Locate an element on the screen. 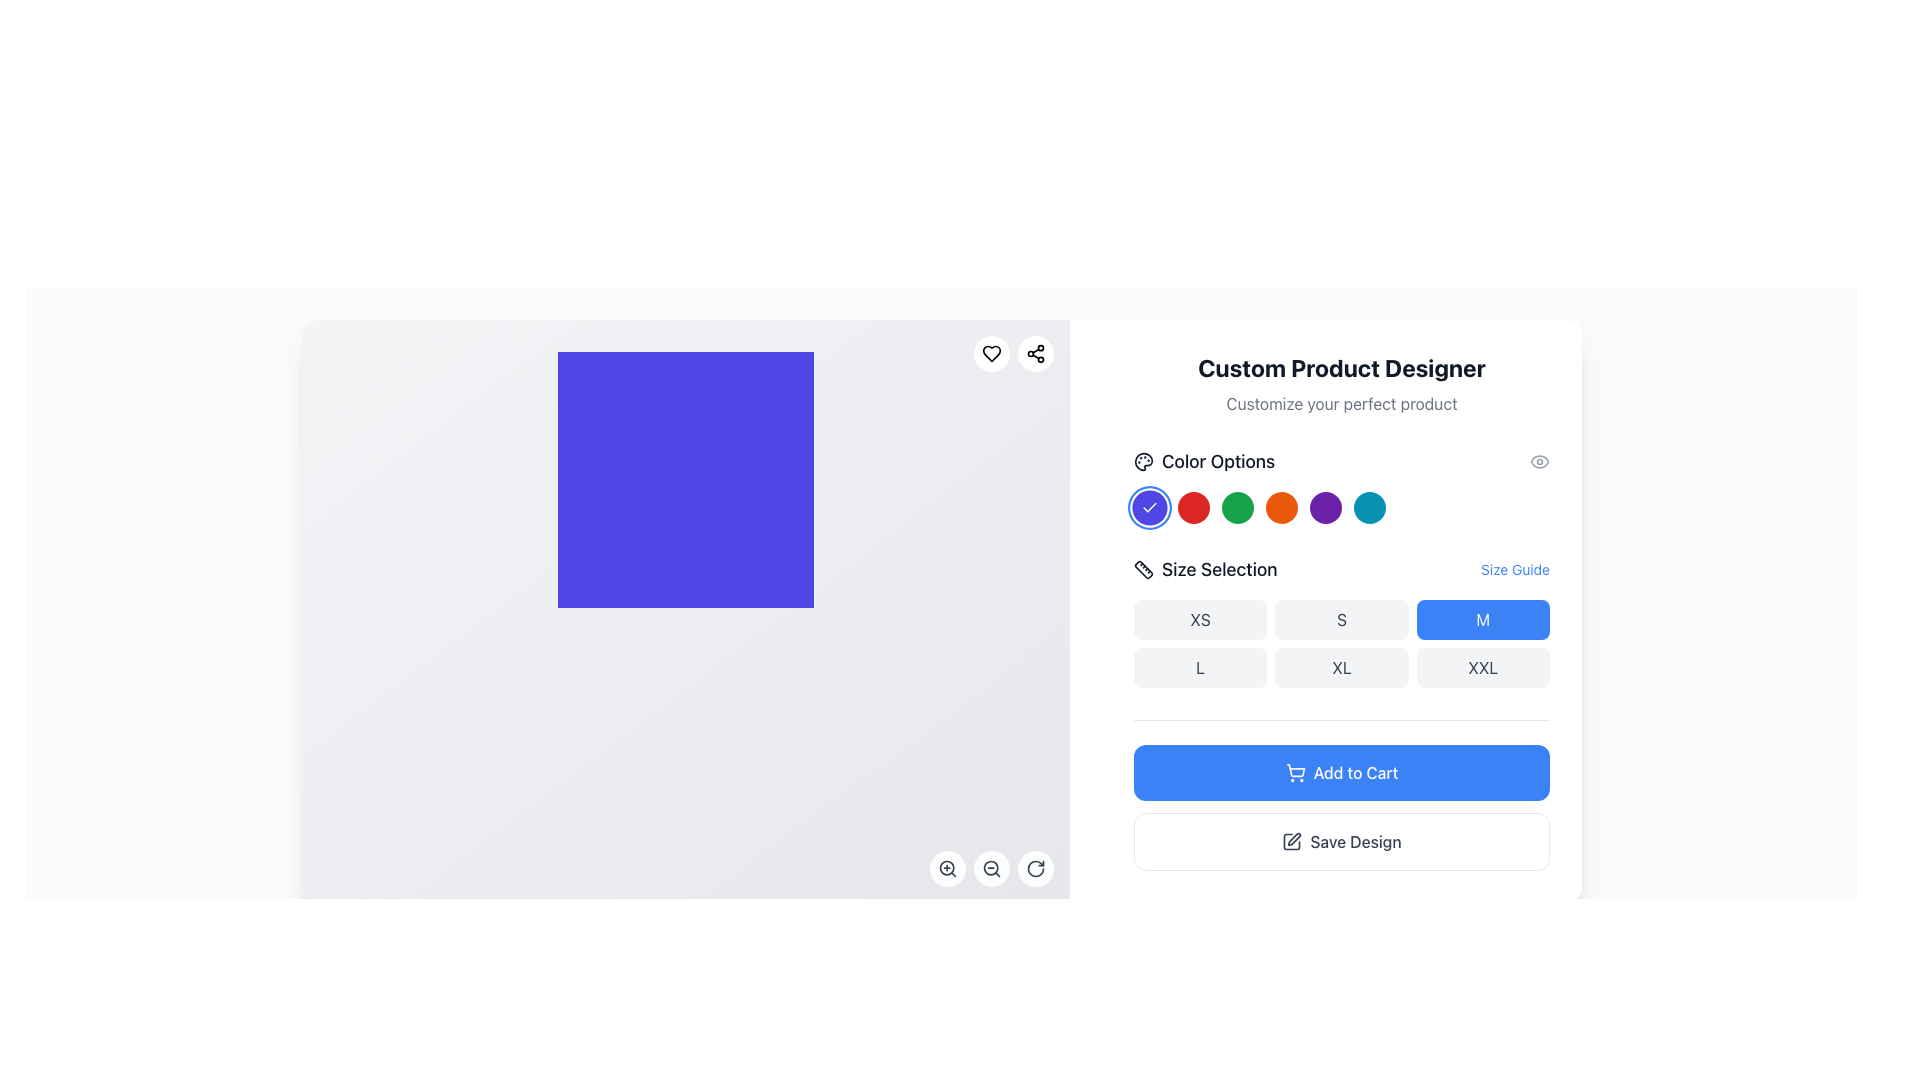  the favorite button located in the top-right corner of the content area, which is the first of two similar circular icons is located at coordinates (992, 353).